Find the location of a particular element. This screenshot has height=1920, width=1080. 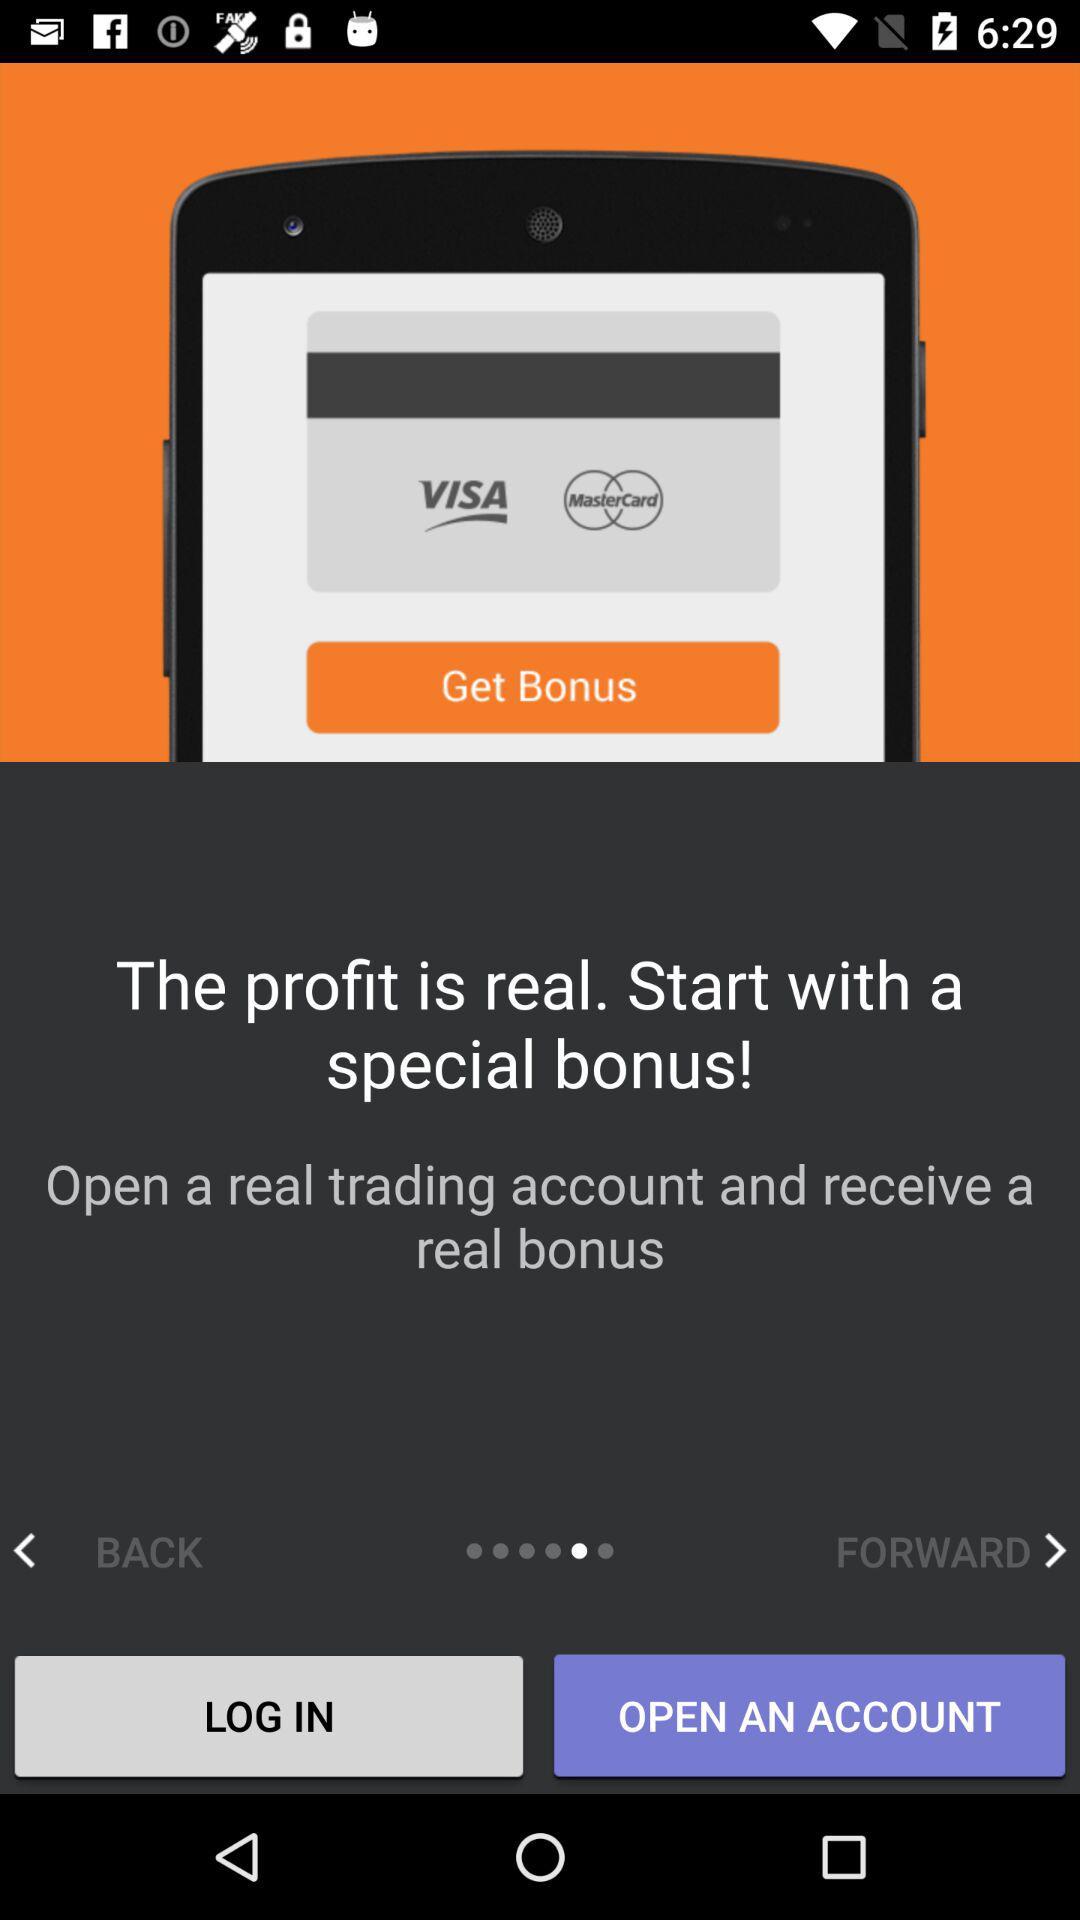

the icon next to the open an account is located at coordinates (268, 1717).